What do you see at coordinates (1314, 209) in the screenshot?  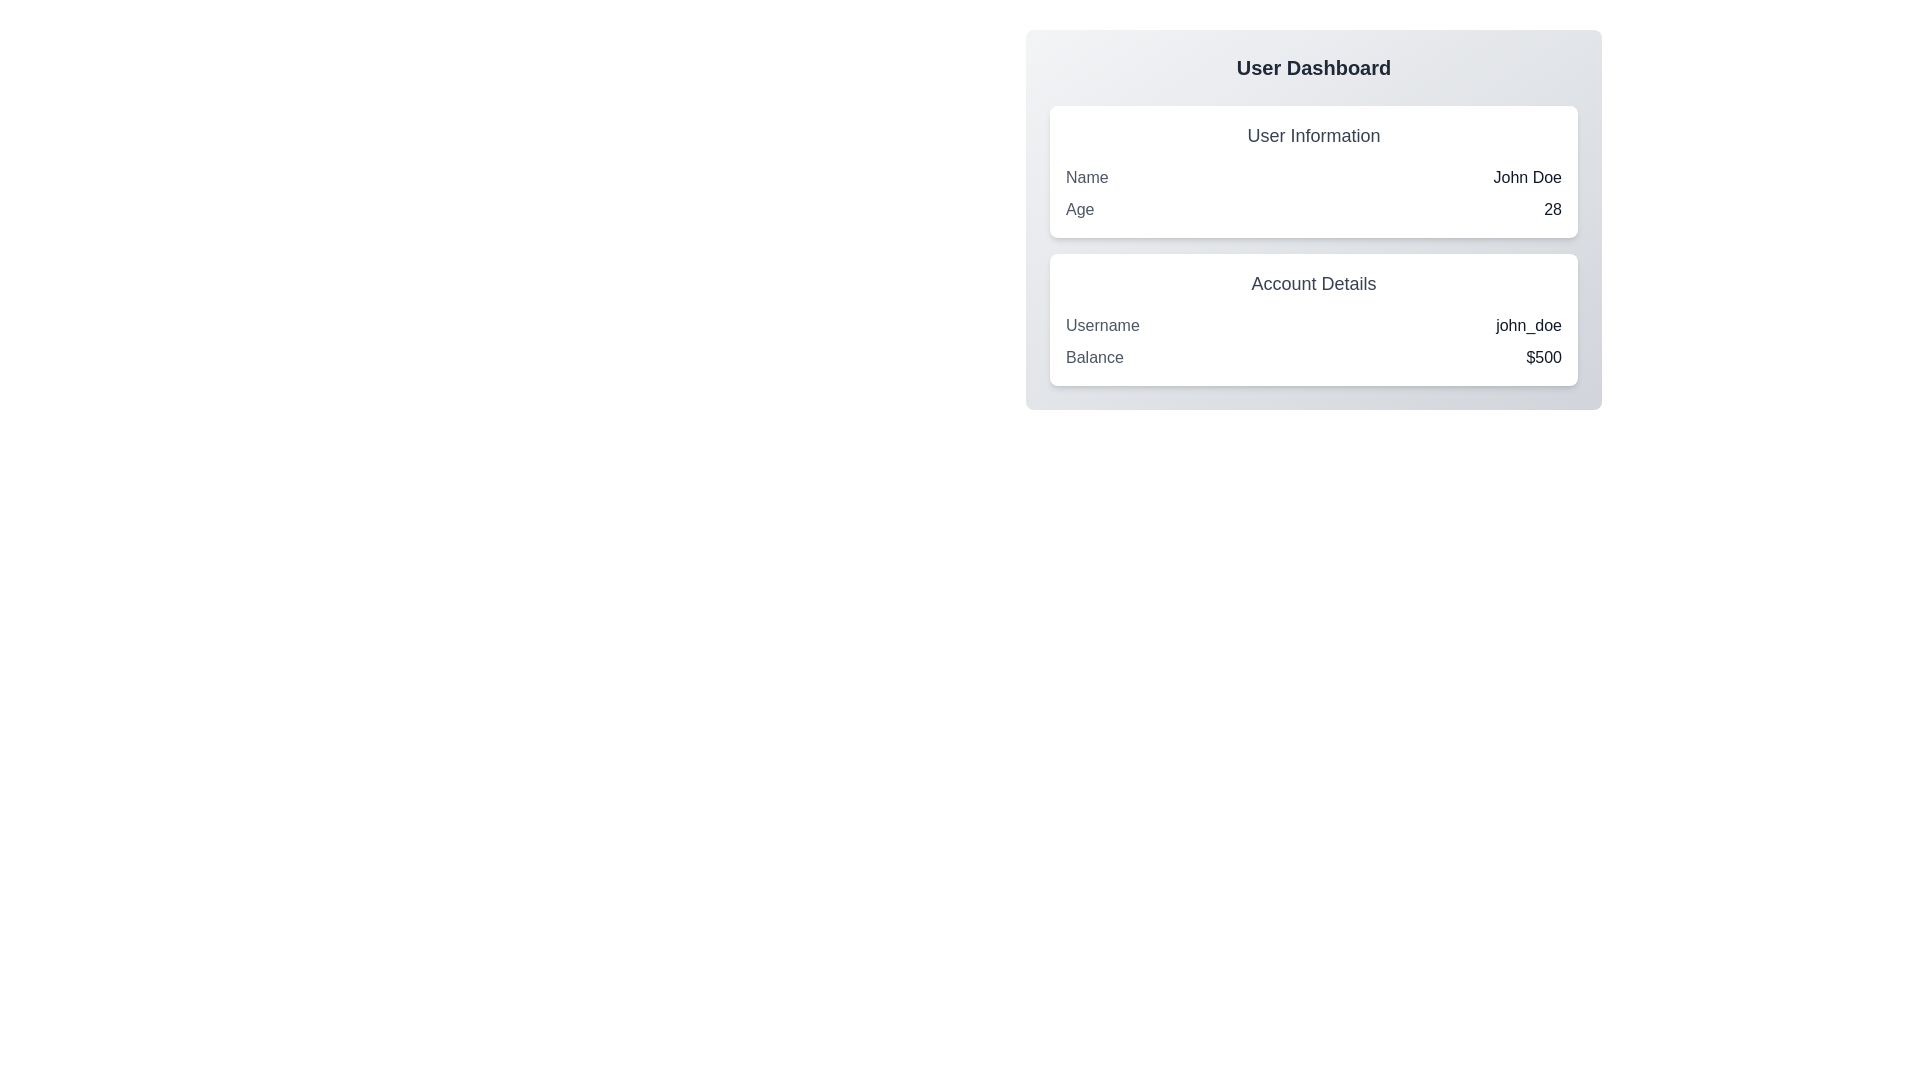 I see `the age display element located below the 'Name' row in the 'User Information' section of the user dashboard card` at bounding box center [1314, 209].